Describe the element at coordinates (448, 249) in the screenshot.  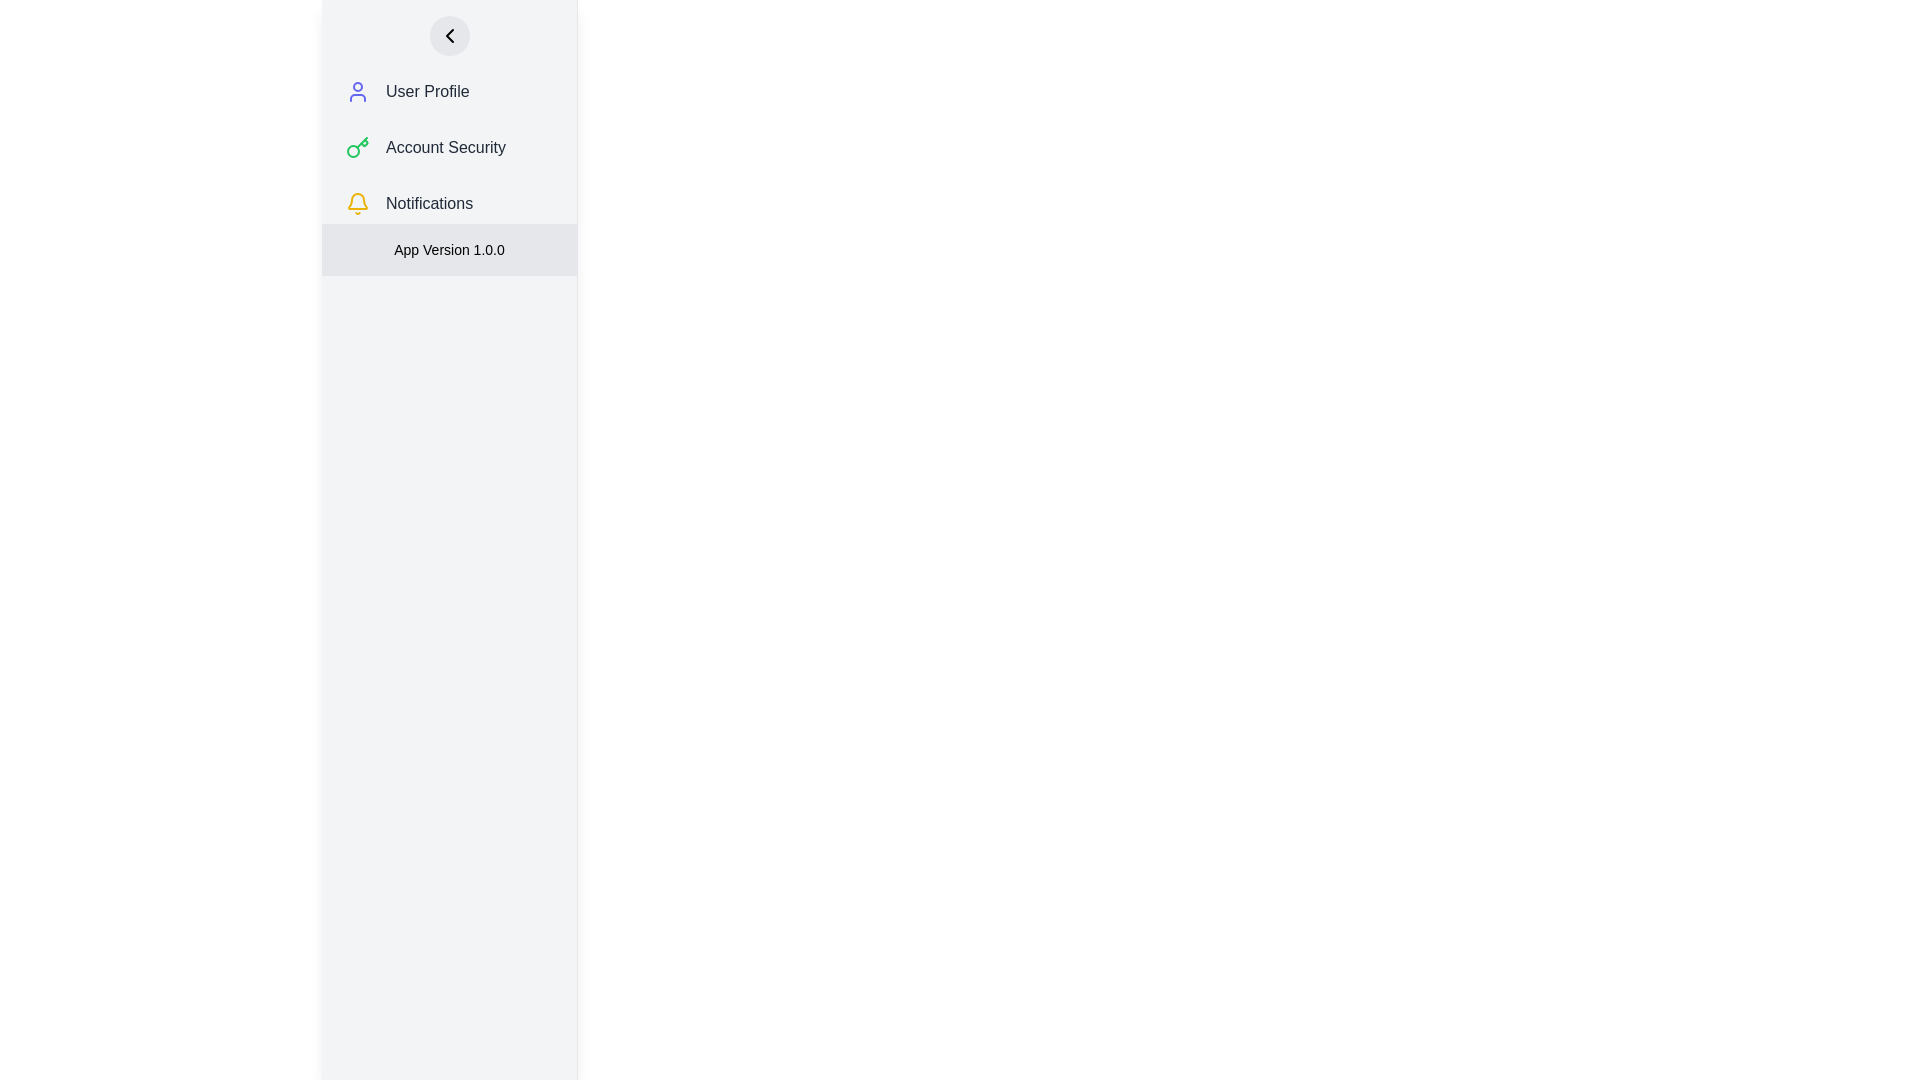
I see `the informational Text Label that displays the application version, located at the bottom of the vertical sidebar under 'Notifications'` at that location.